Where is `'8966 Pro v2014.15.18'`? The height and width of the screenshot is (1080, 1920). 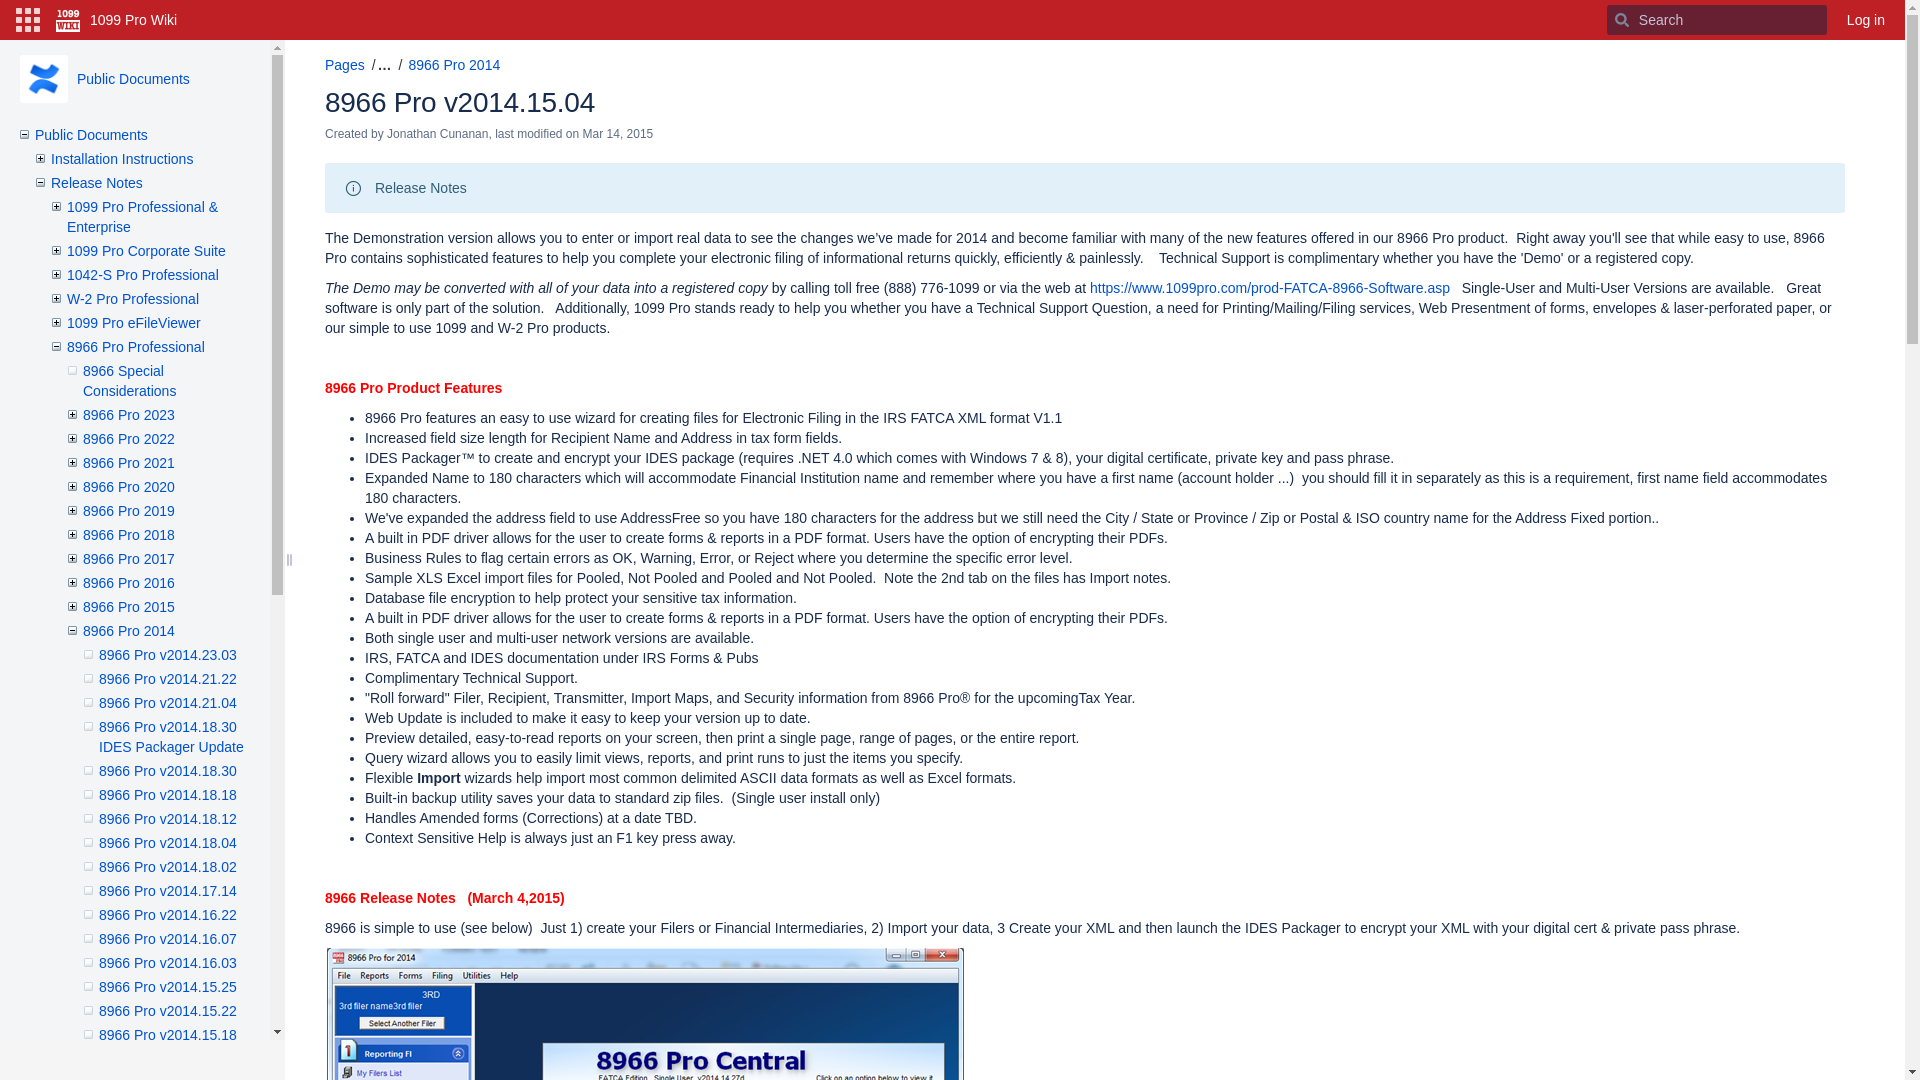 '8966 Pro v2014.15.18' is located at coordinates (168, 1034).